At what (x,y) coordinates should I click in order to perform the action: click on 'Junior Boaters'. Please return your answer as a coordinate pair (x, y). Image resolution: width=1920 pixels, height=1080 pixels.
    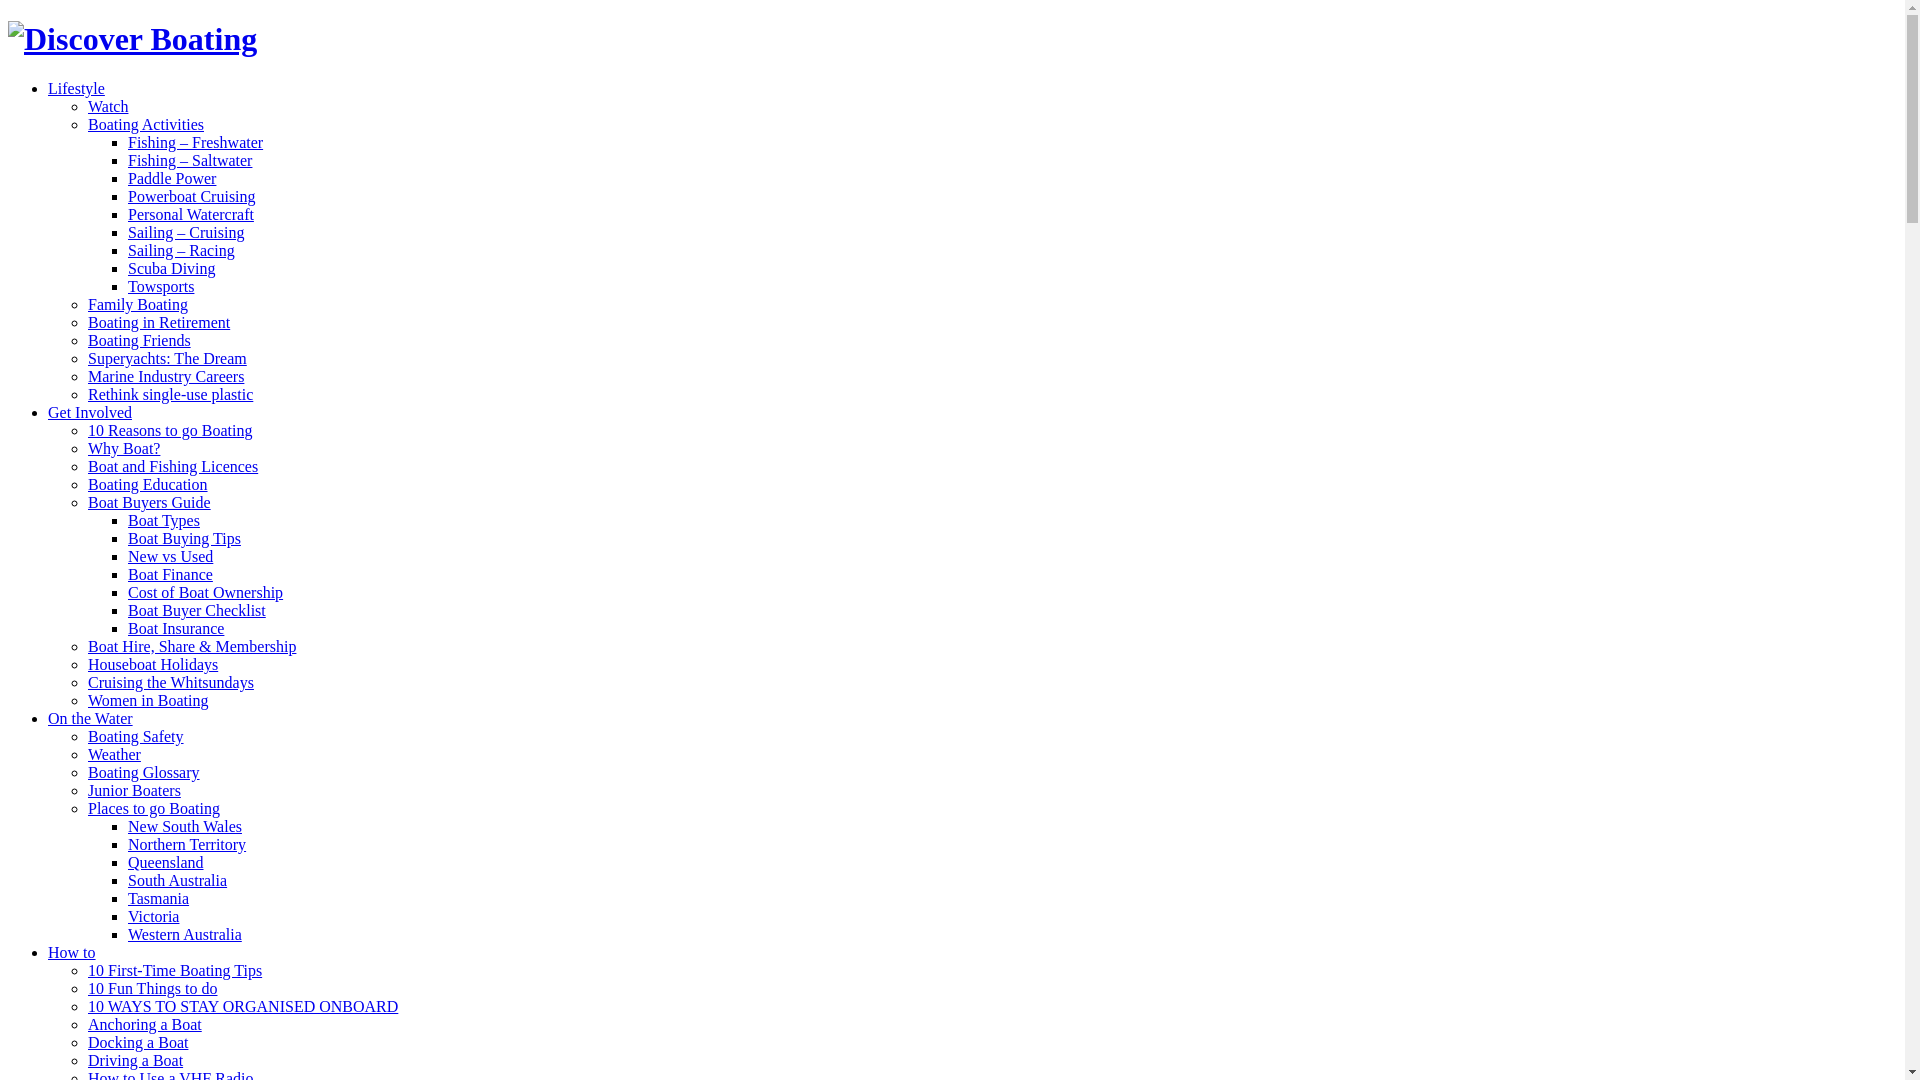
    Looking at the image, I should click on (133, 789).